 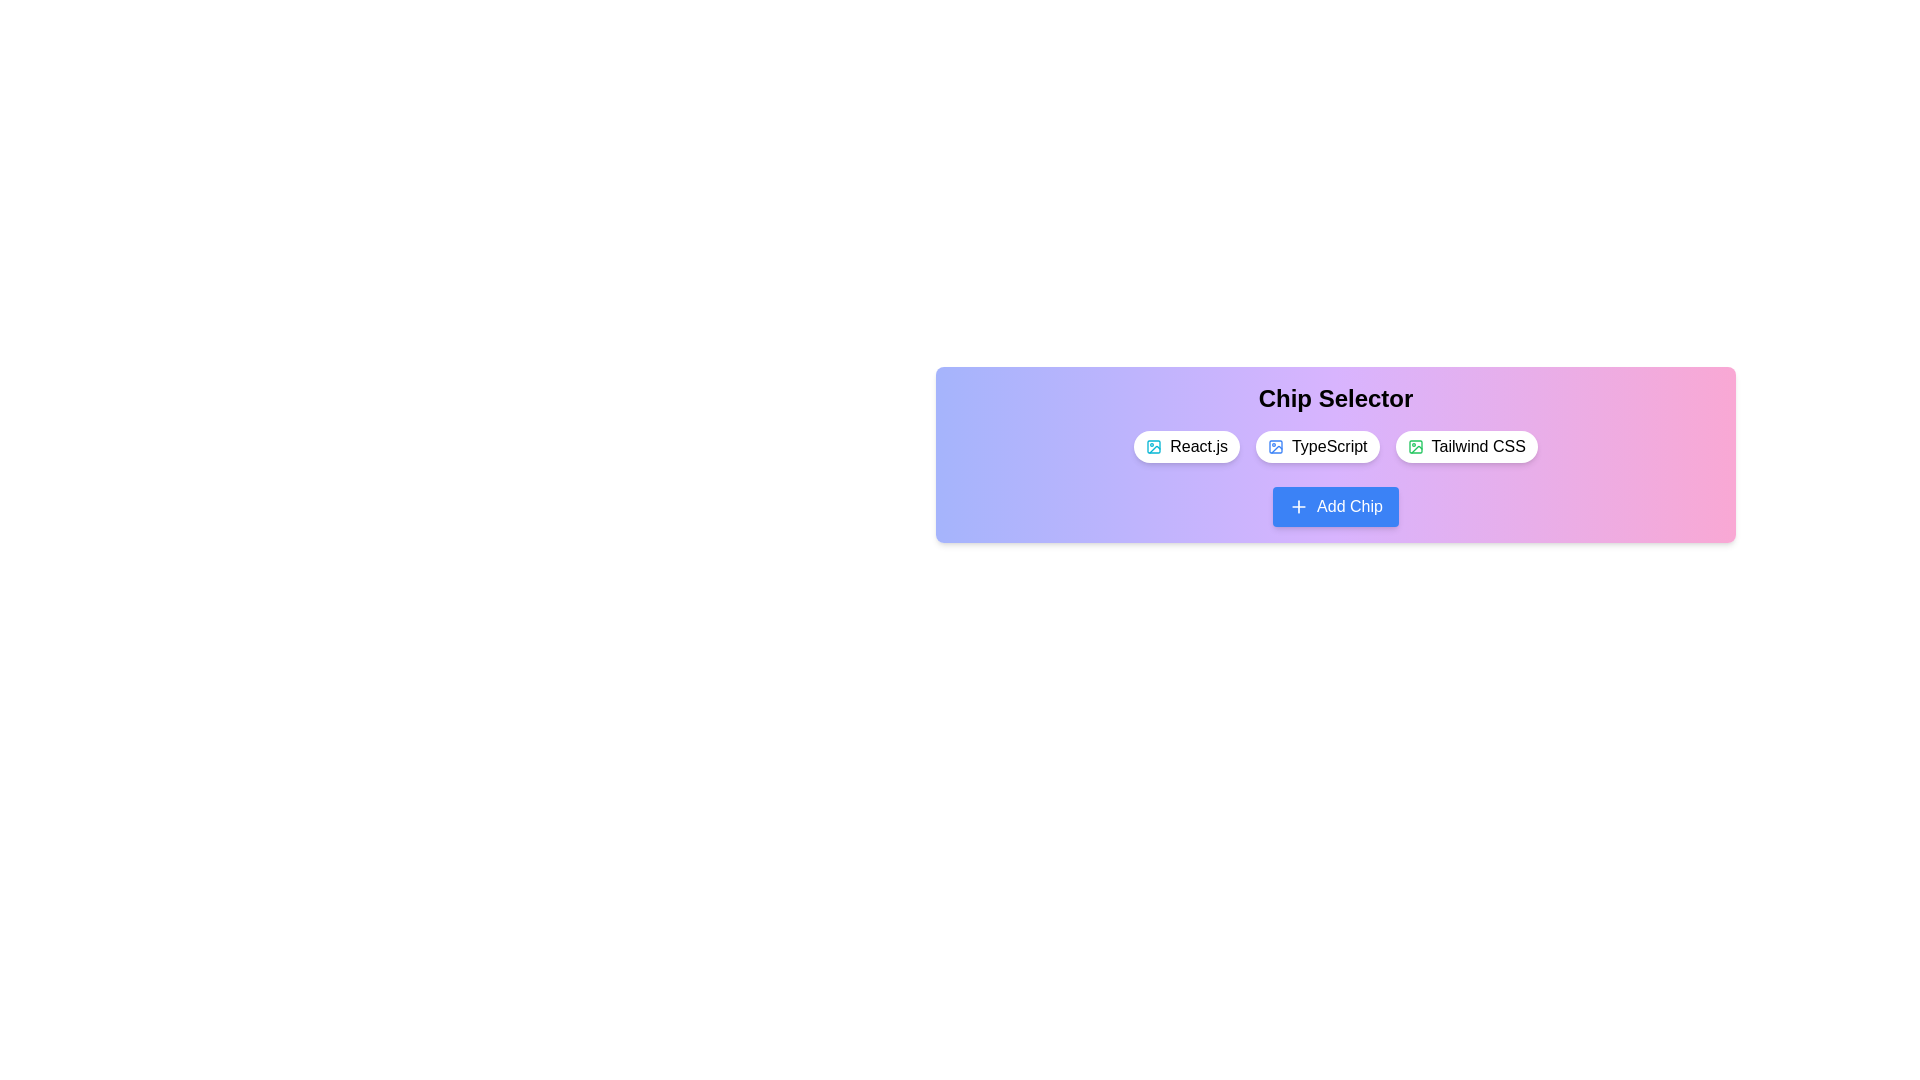 What do you see at coordinates (1335, 505) in the screenshot?
I see `the button located centrally in the lower section of the 'Chip Selector' panel` at bounding box center [1335, 505].